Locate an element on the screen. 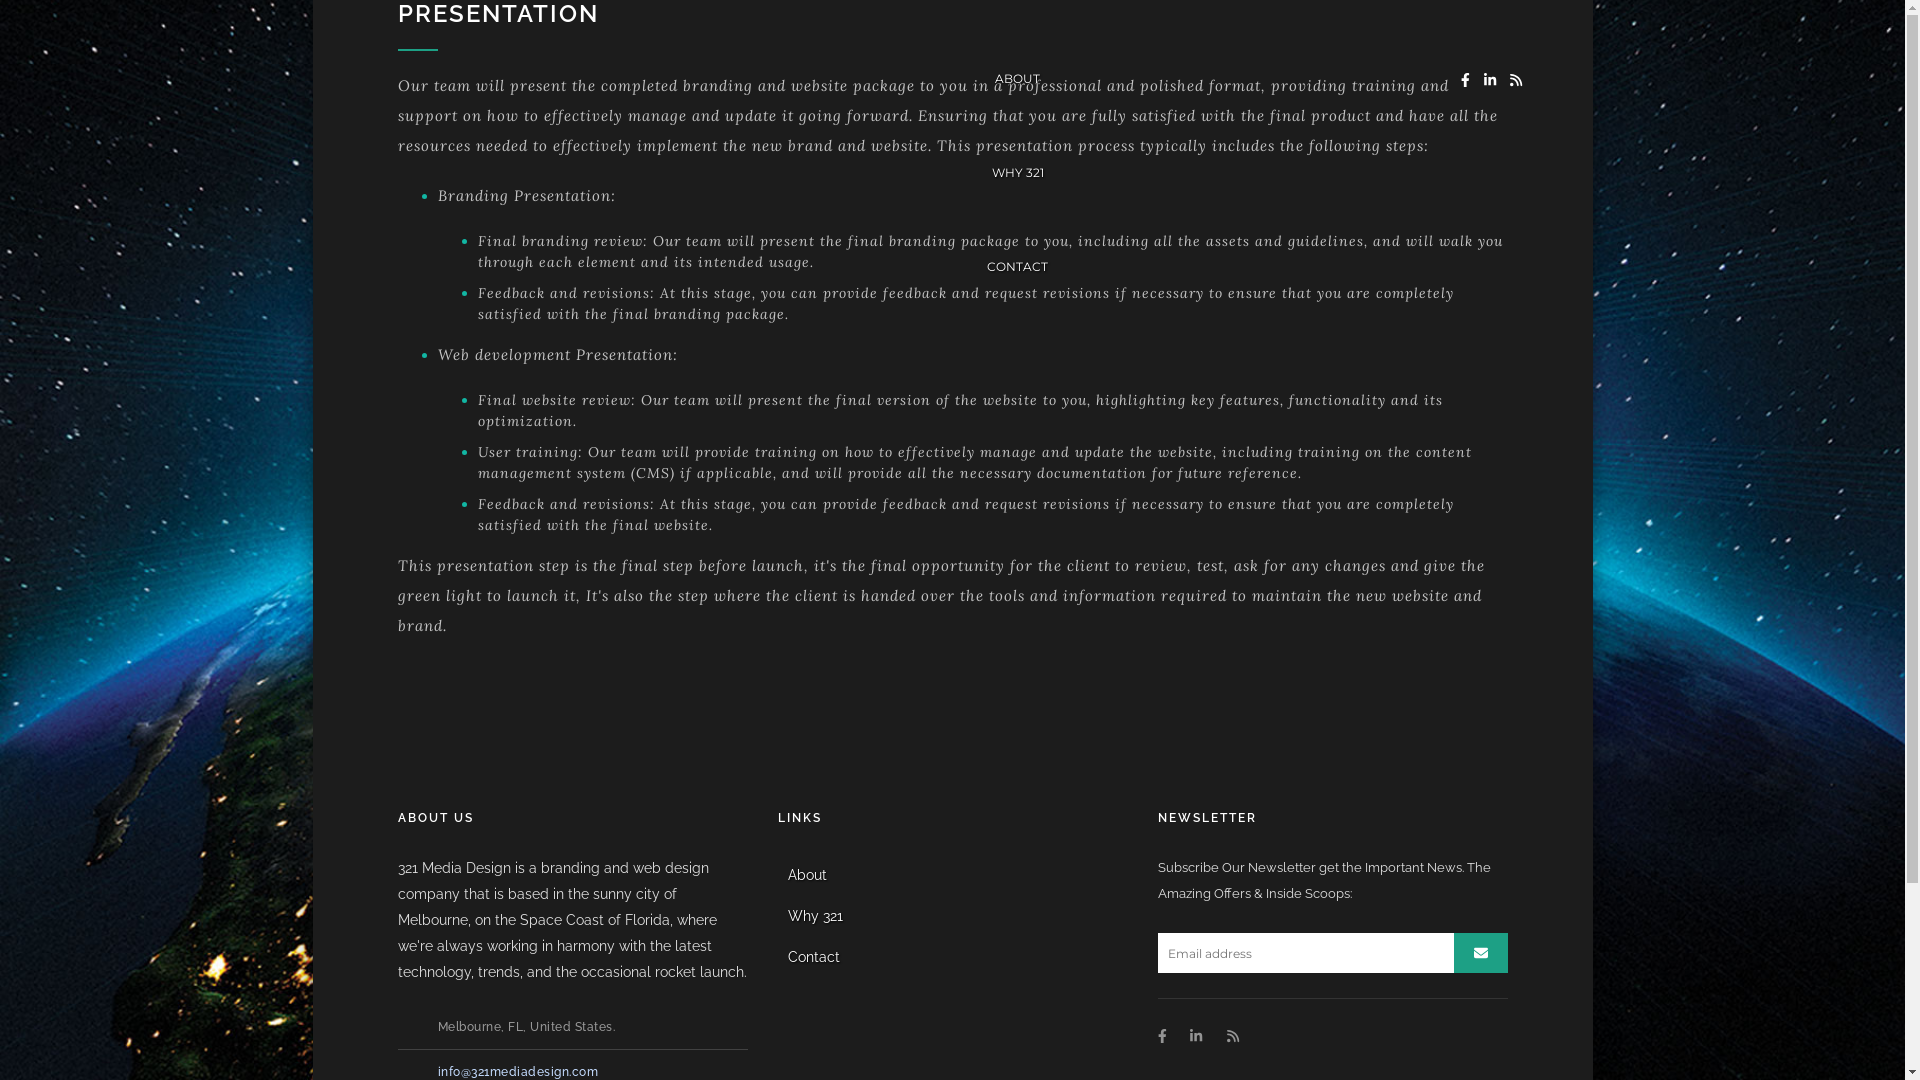  'Contact' is located at coordinates (776, 956).